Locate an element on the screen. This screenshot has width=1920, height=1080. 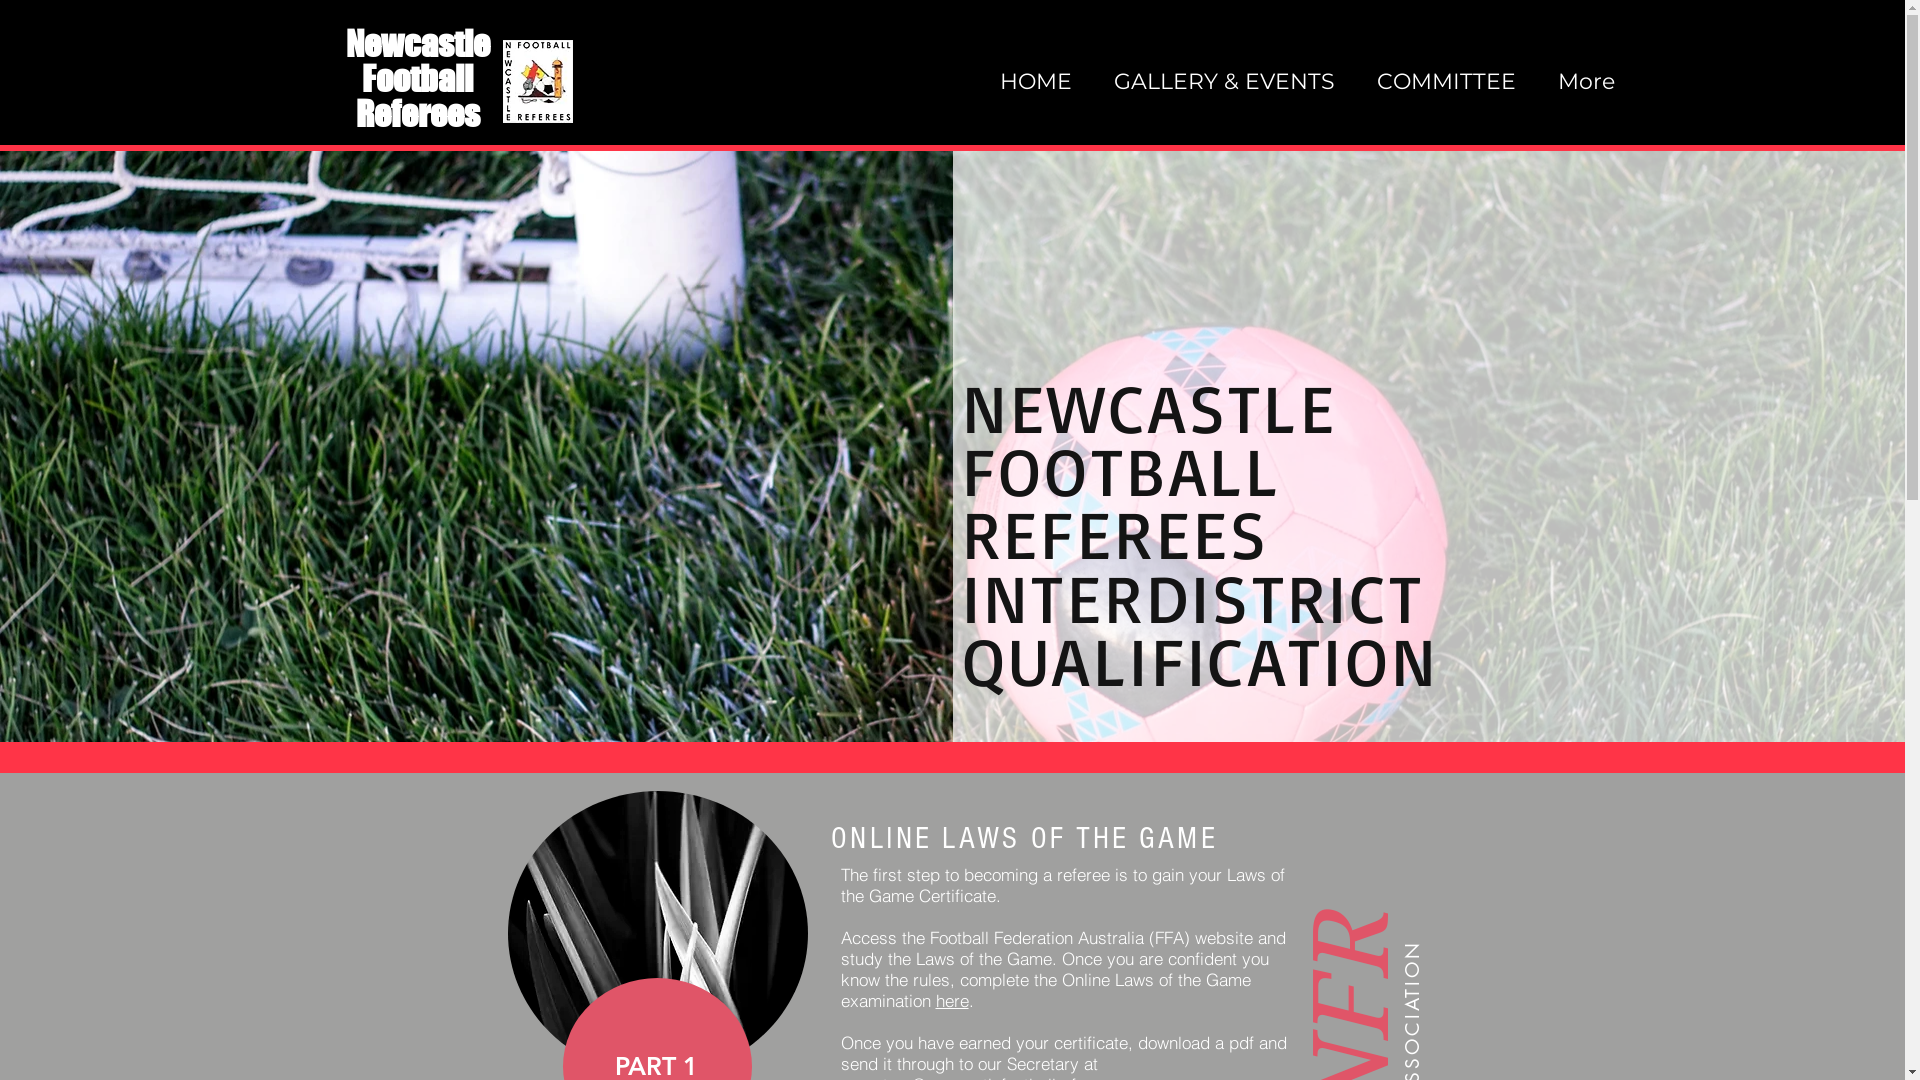
'GALLERY & EVENTS' is located at coordinates (1097, 80).